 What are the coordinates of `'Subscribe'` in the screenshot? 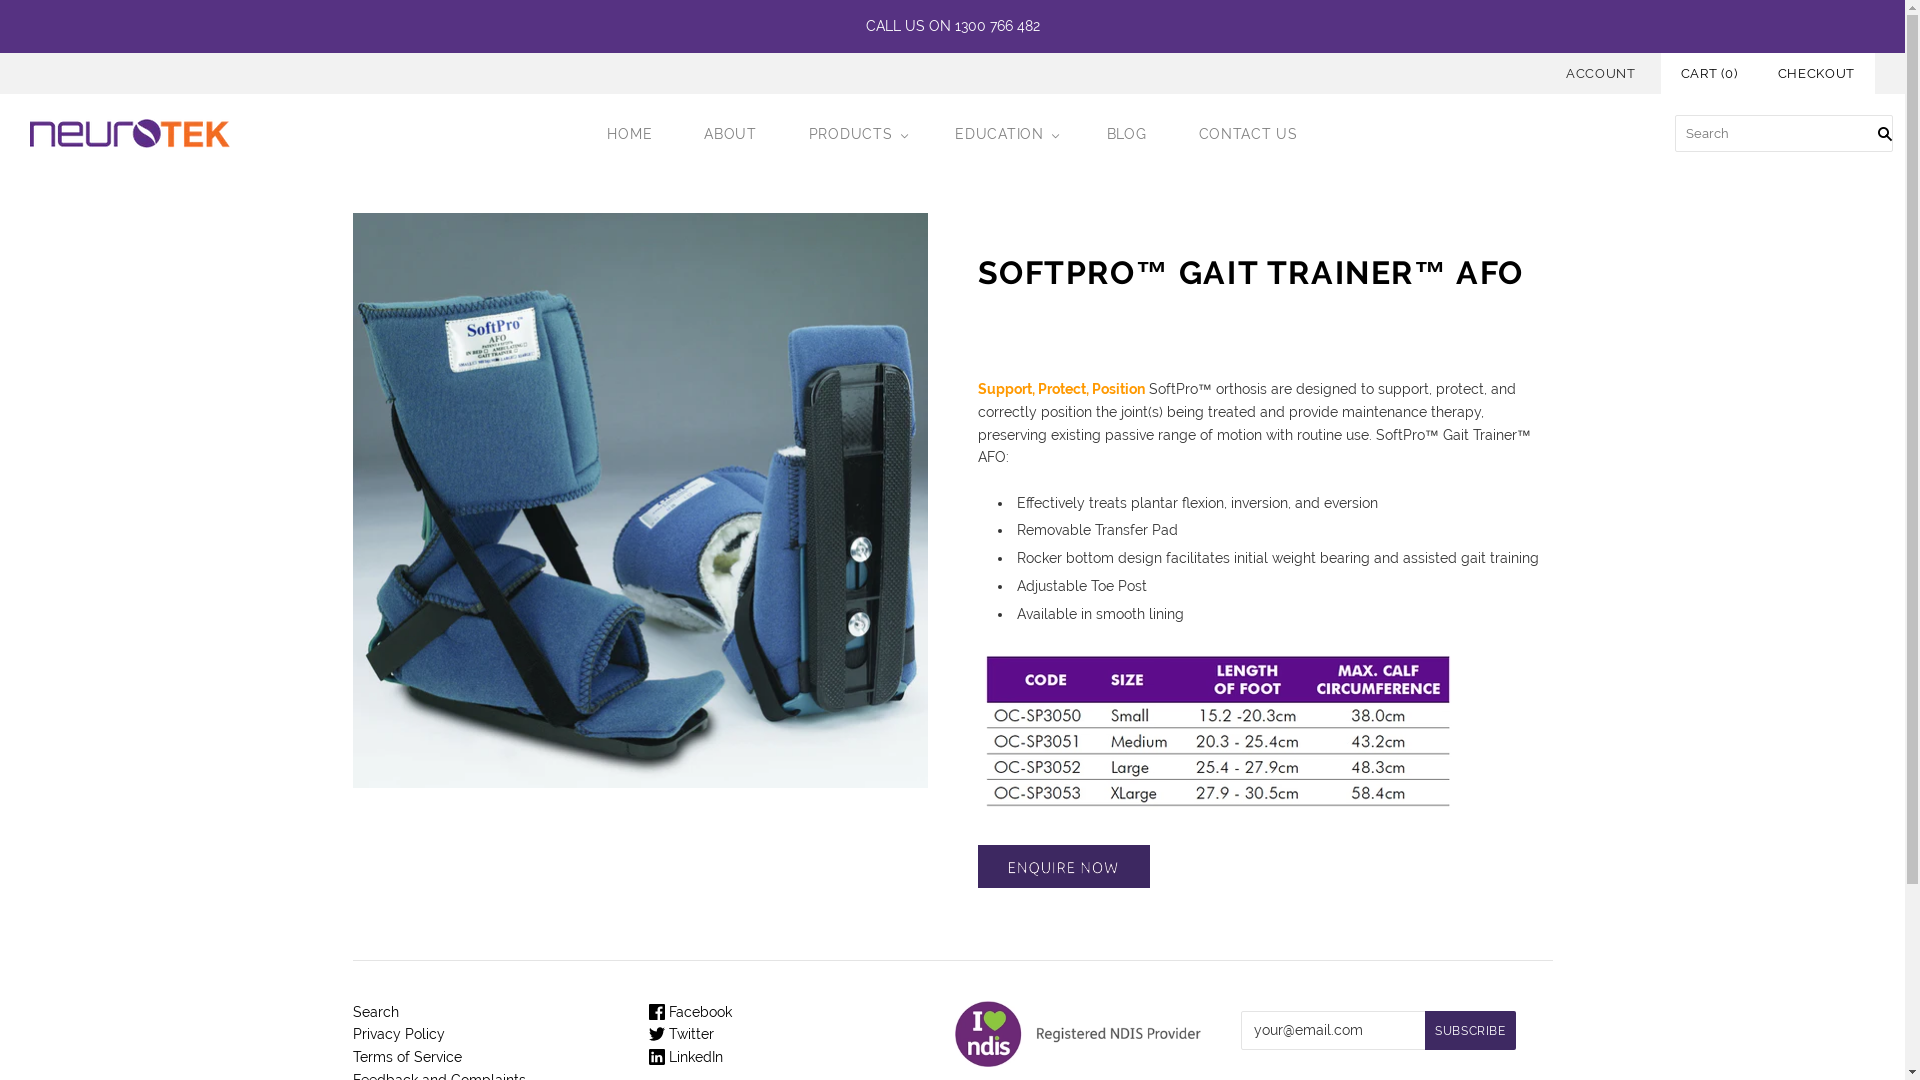 It's located at (1424, 1030).